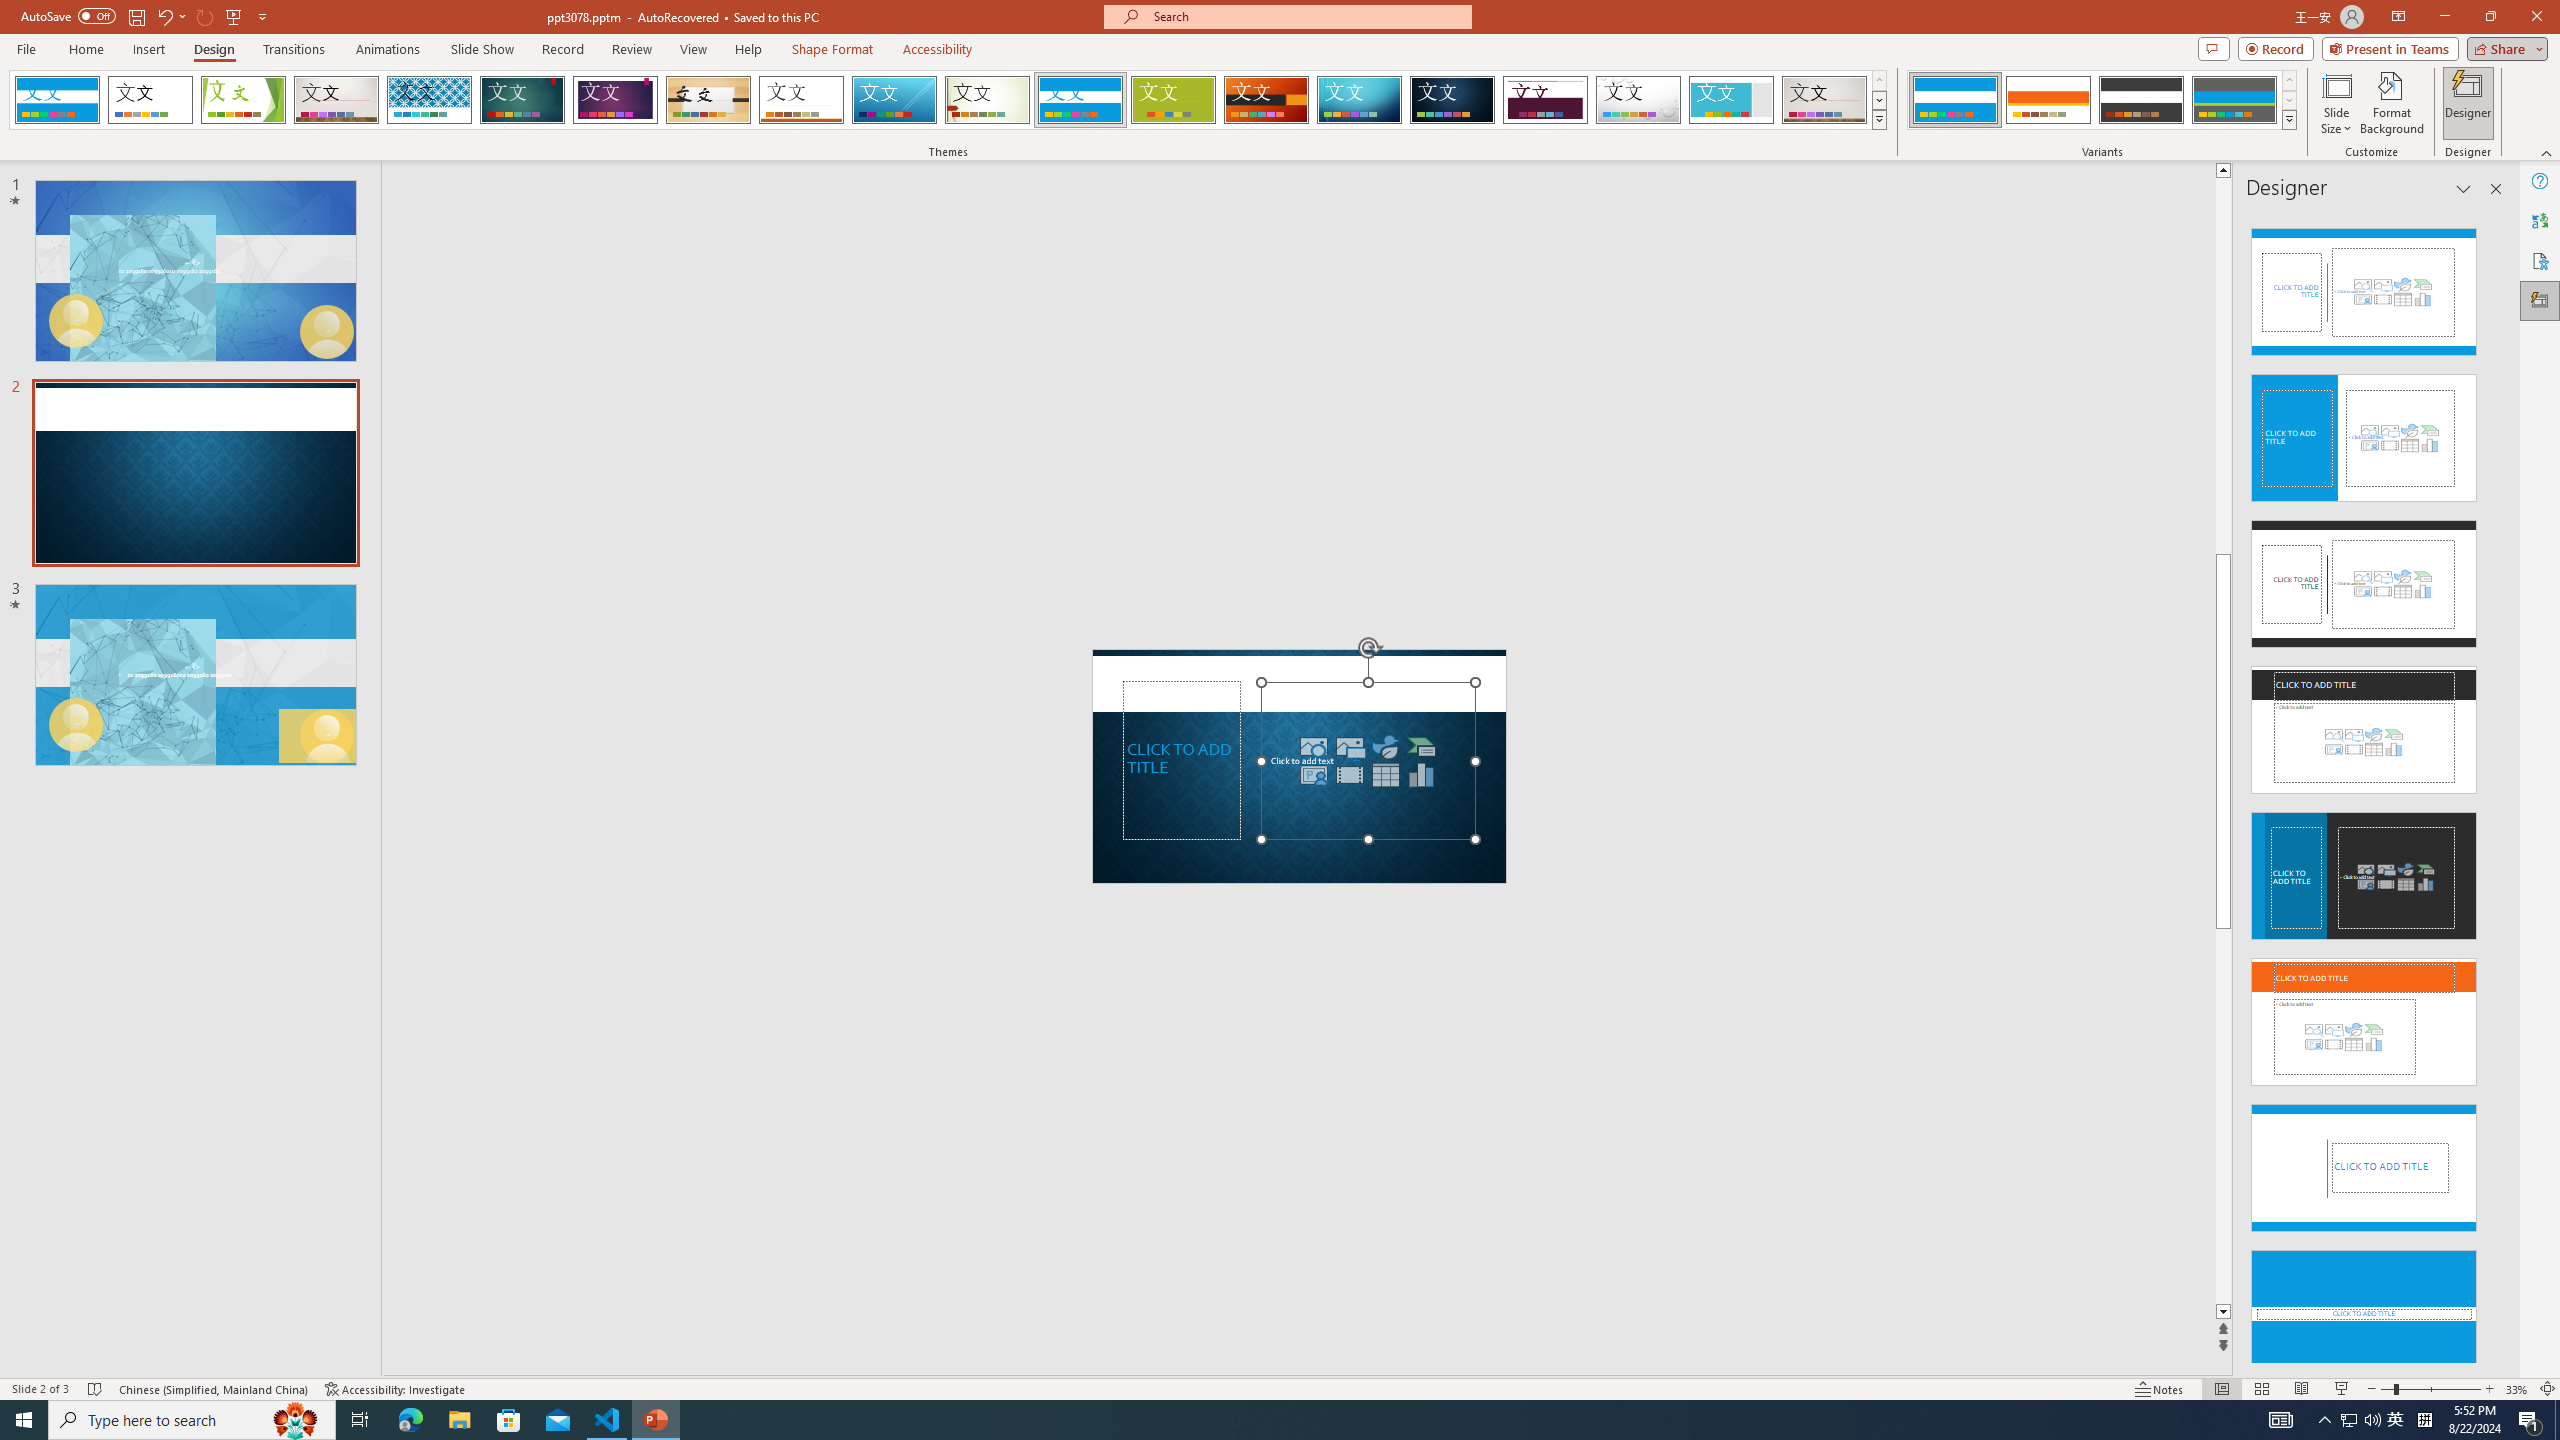 The image size is (2560, 1440). Describe the element at coordinates (893, 99) in the screenshot. I see `'Slice'` at that location.